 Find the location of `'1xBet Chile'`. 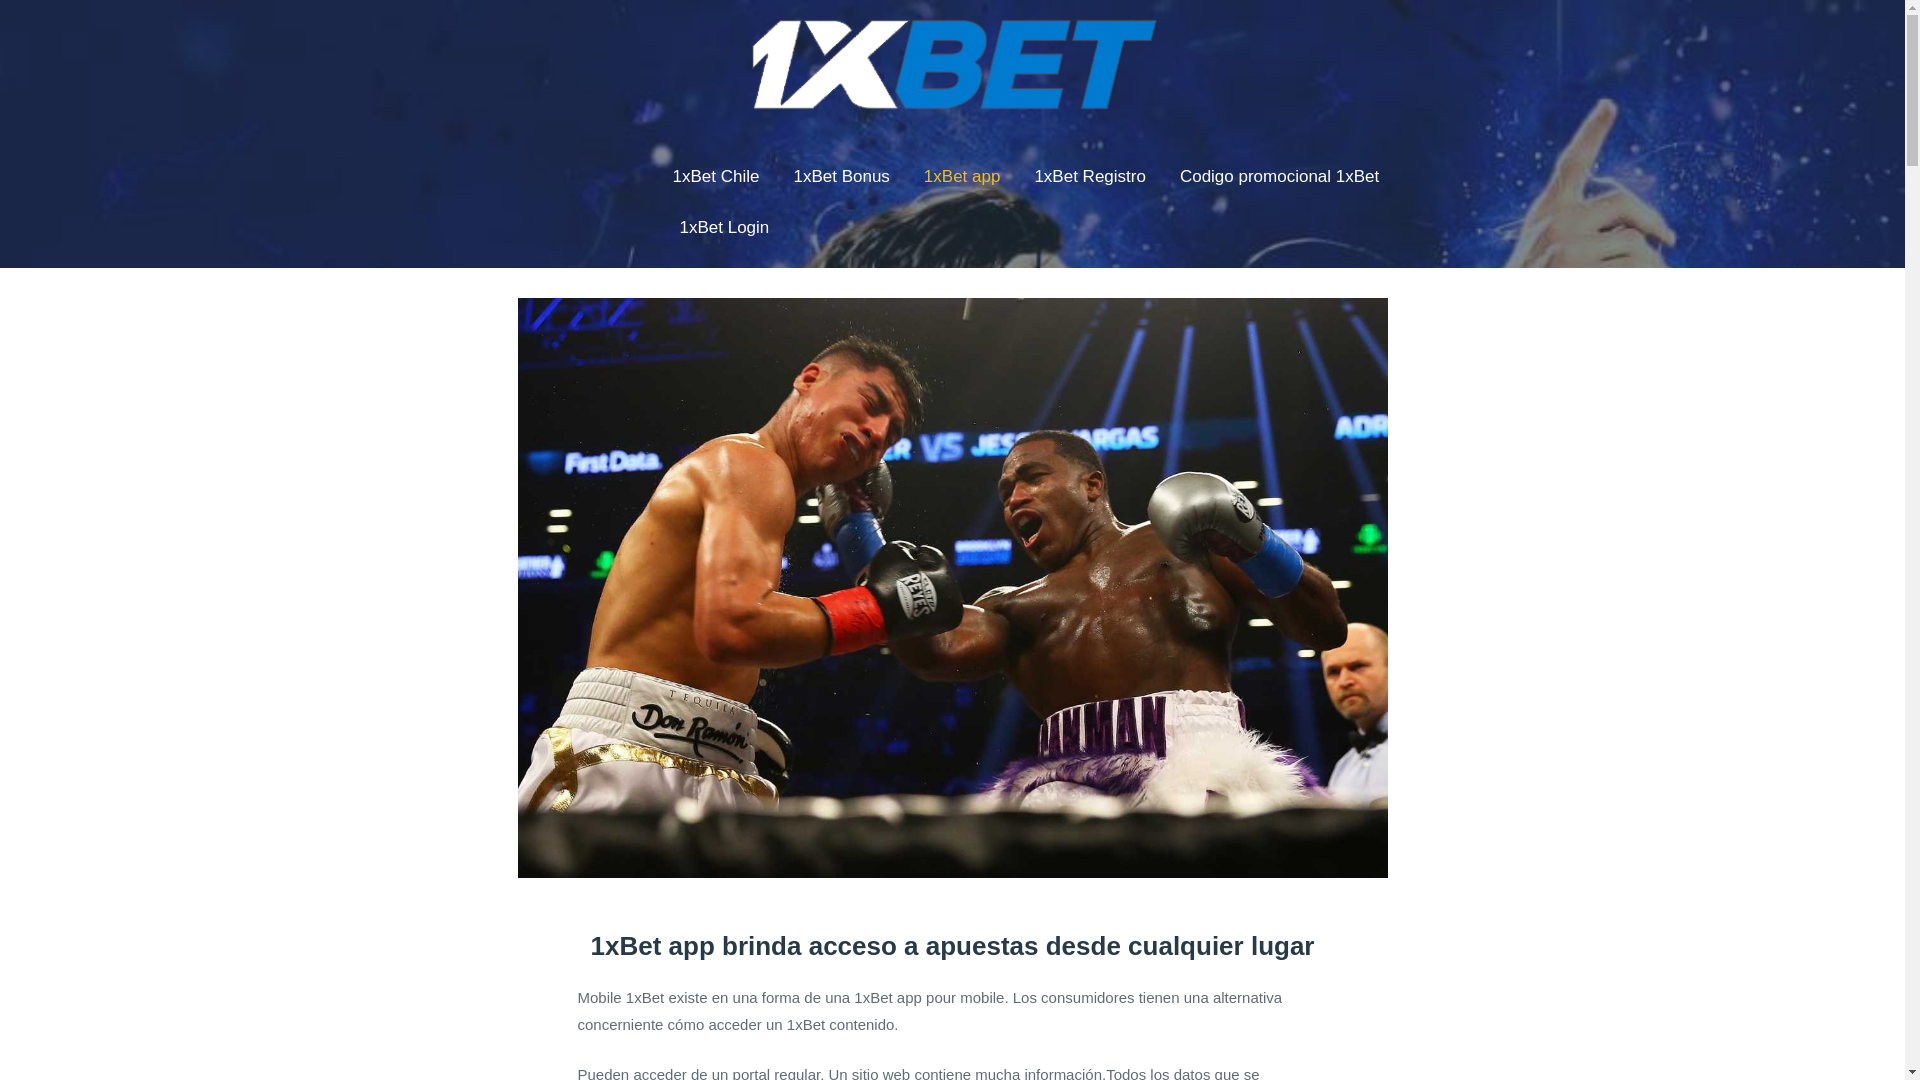

'1xBet Chile' is located at coordinates (716, 176).